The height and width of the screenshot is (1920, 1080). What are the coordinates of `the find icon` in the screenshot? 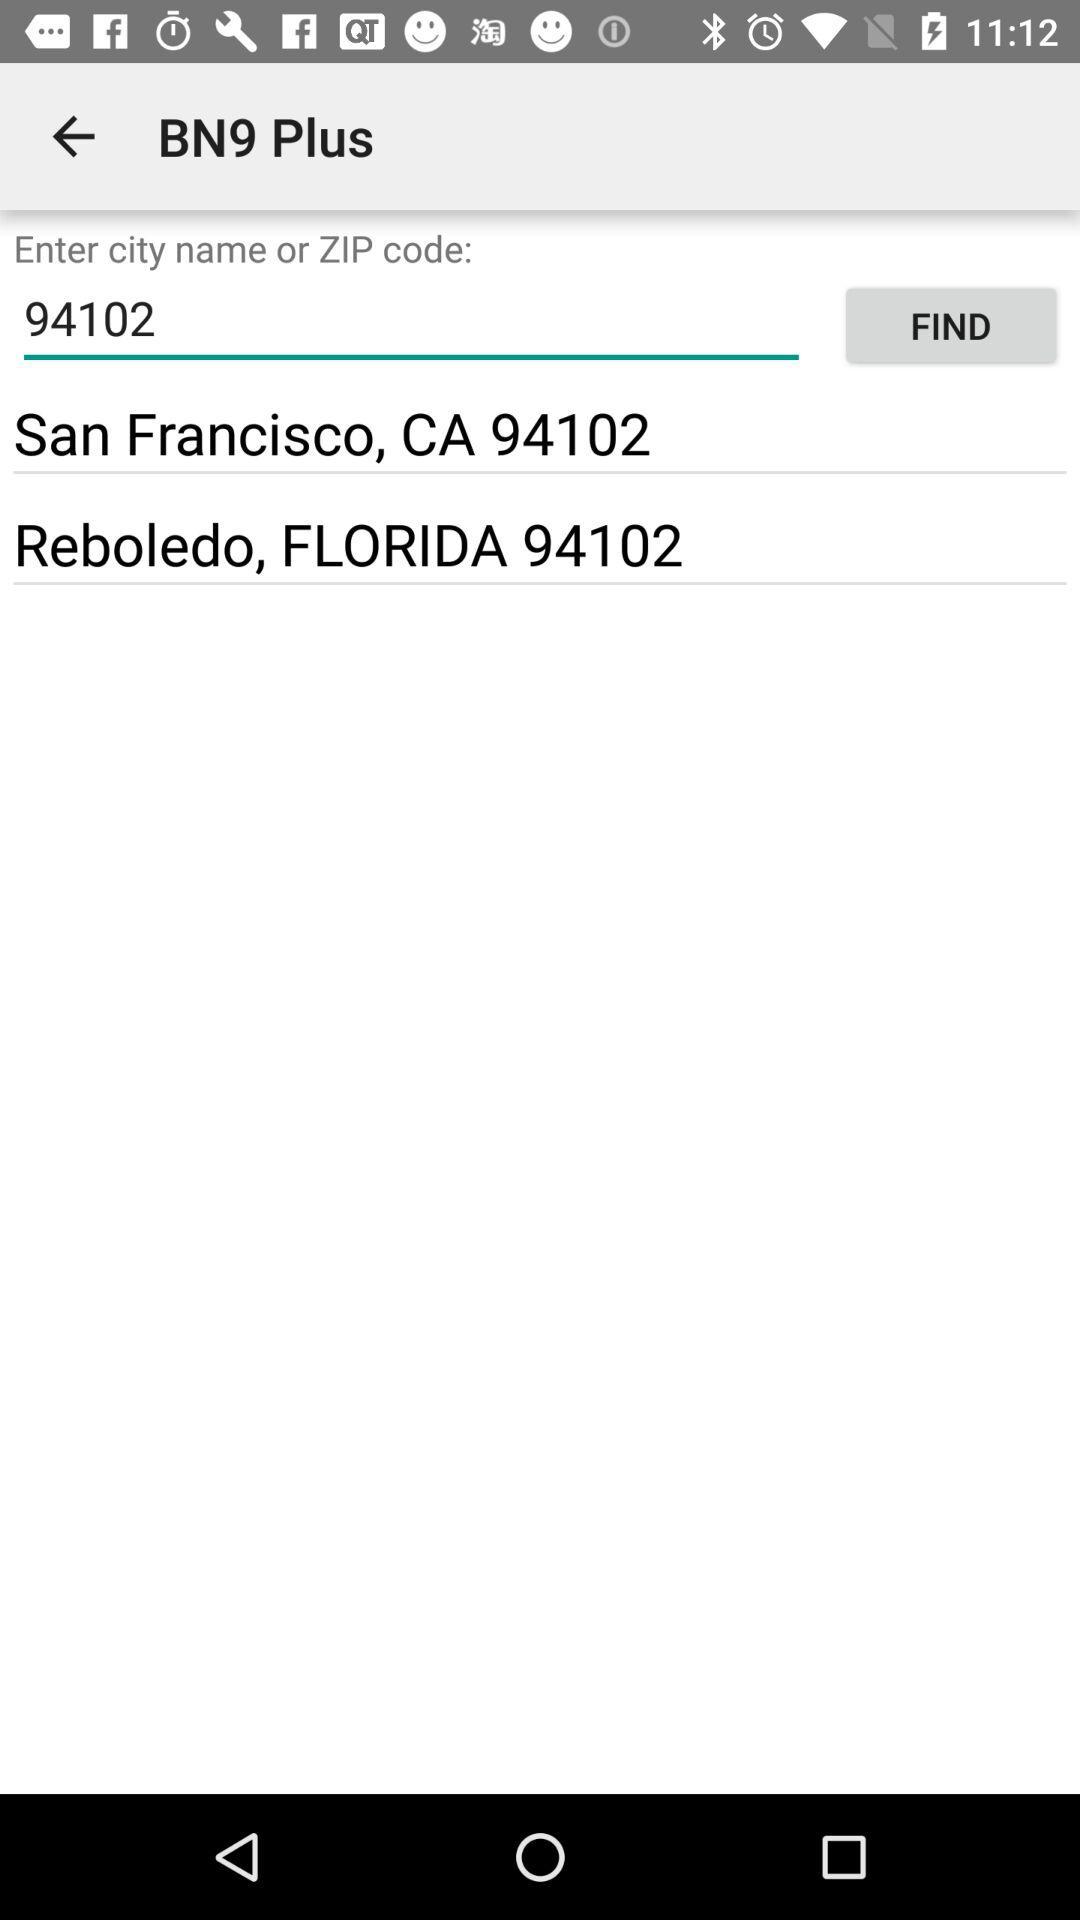 It's located at (950, 325).